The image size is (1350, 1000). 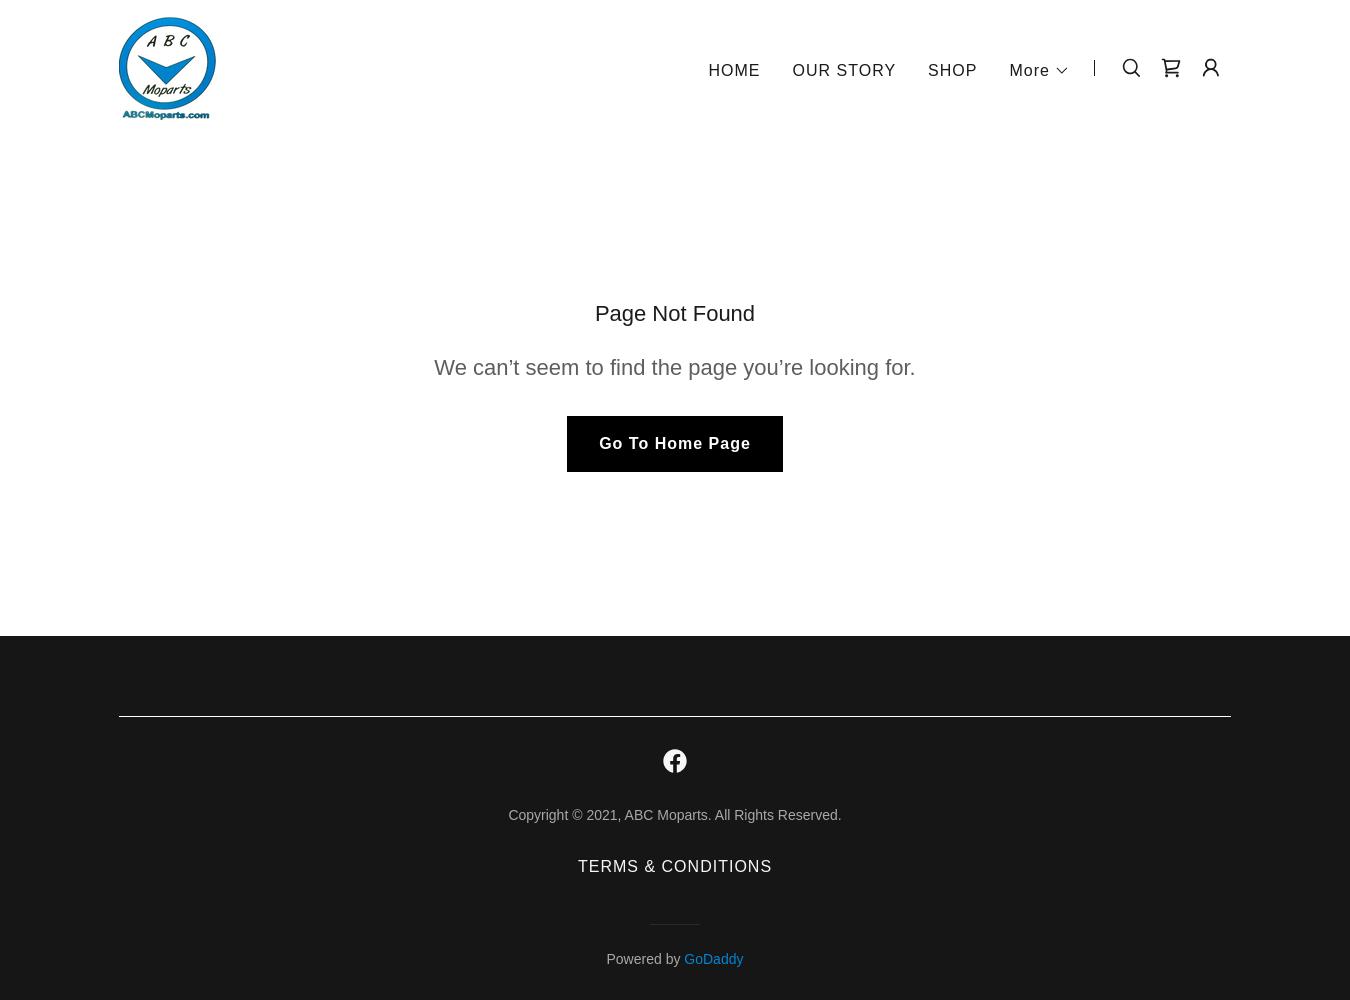 What do you see at coordinates (732, 68) in the screenshot?
I see `'HOME'` at bounding box center [732, 68].